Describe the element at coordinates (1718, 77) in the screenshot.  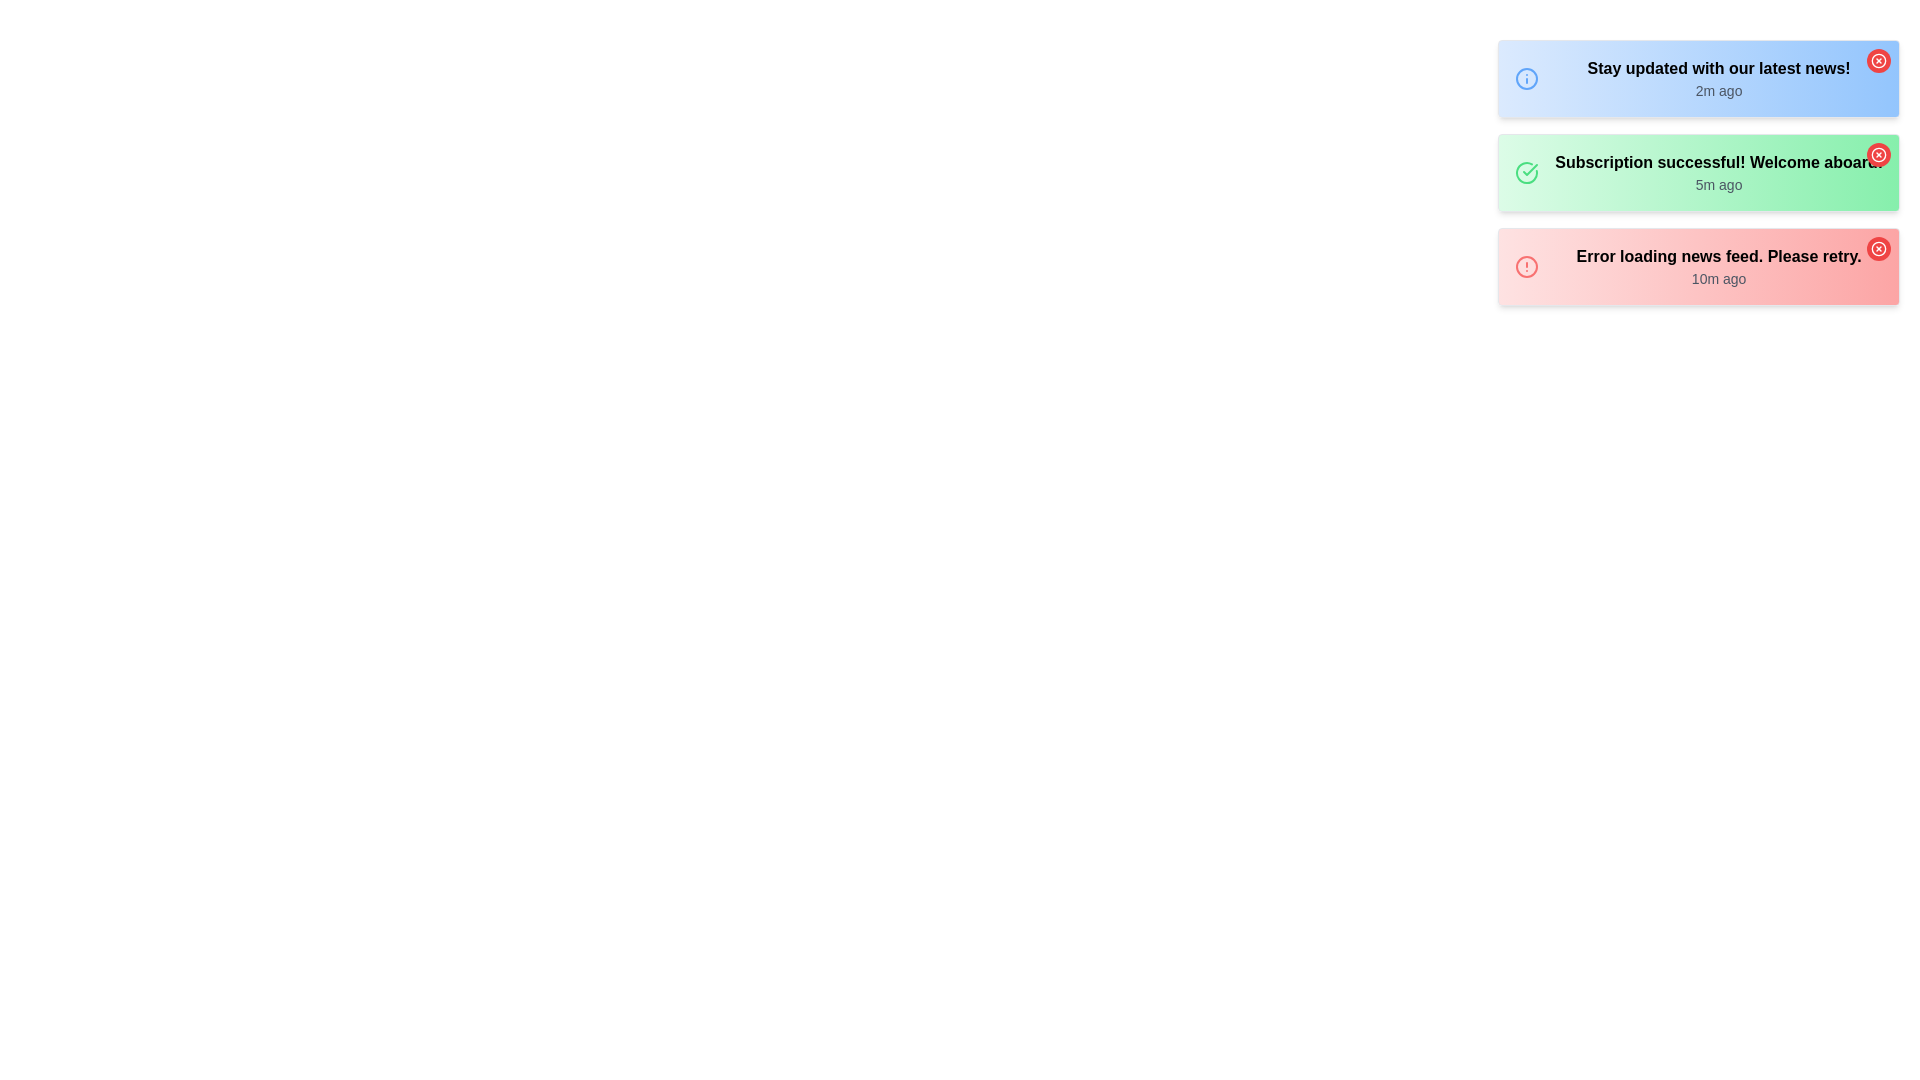
I see `the primary text block that reads 'Stay updated with our latest news!' in bold, located at the top of the notification card with a gradient blue background` at that location.